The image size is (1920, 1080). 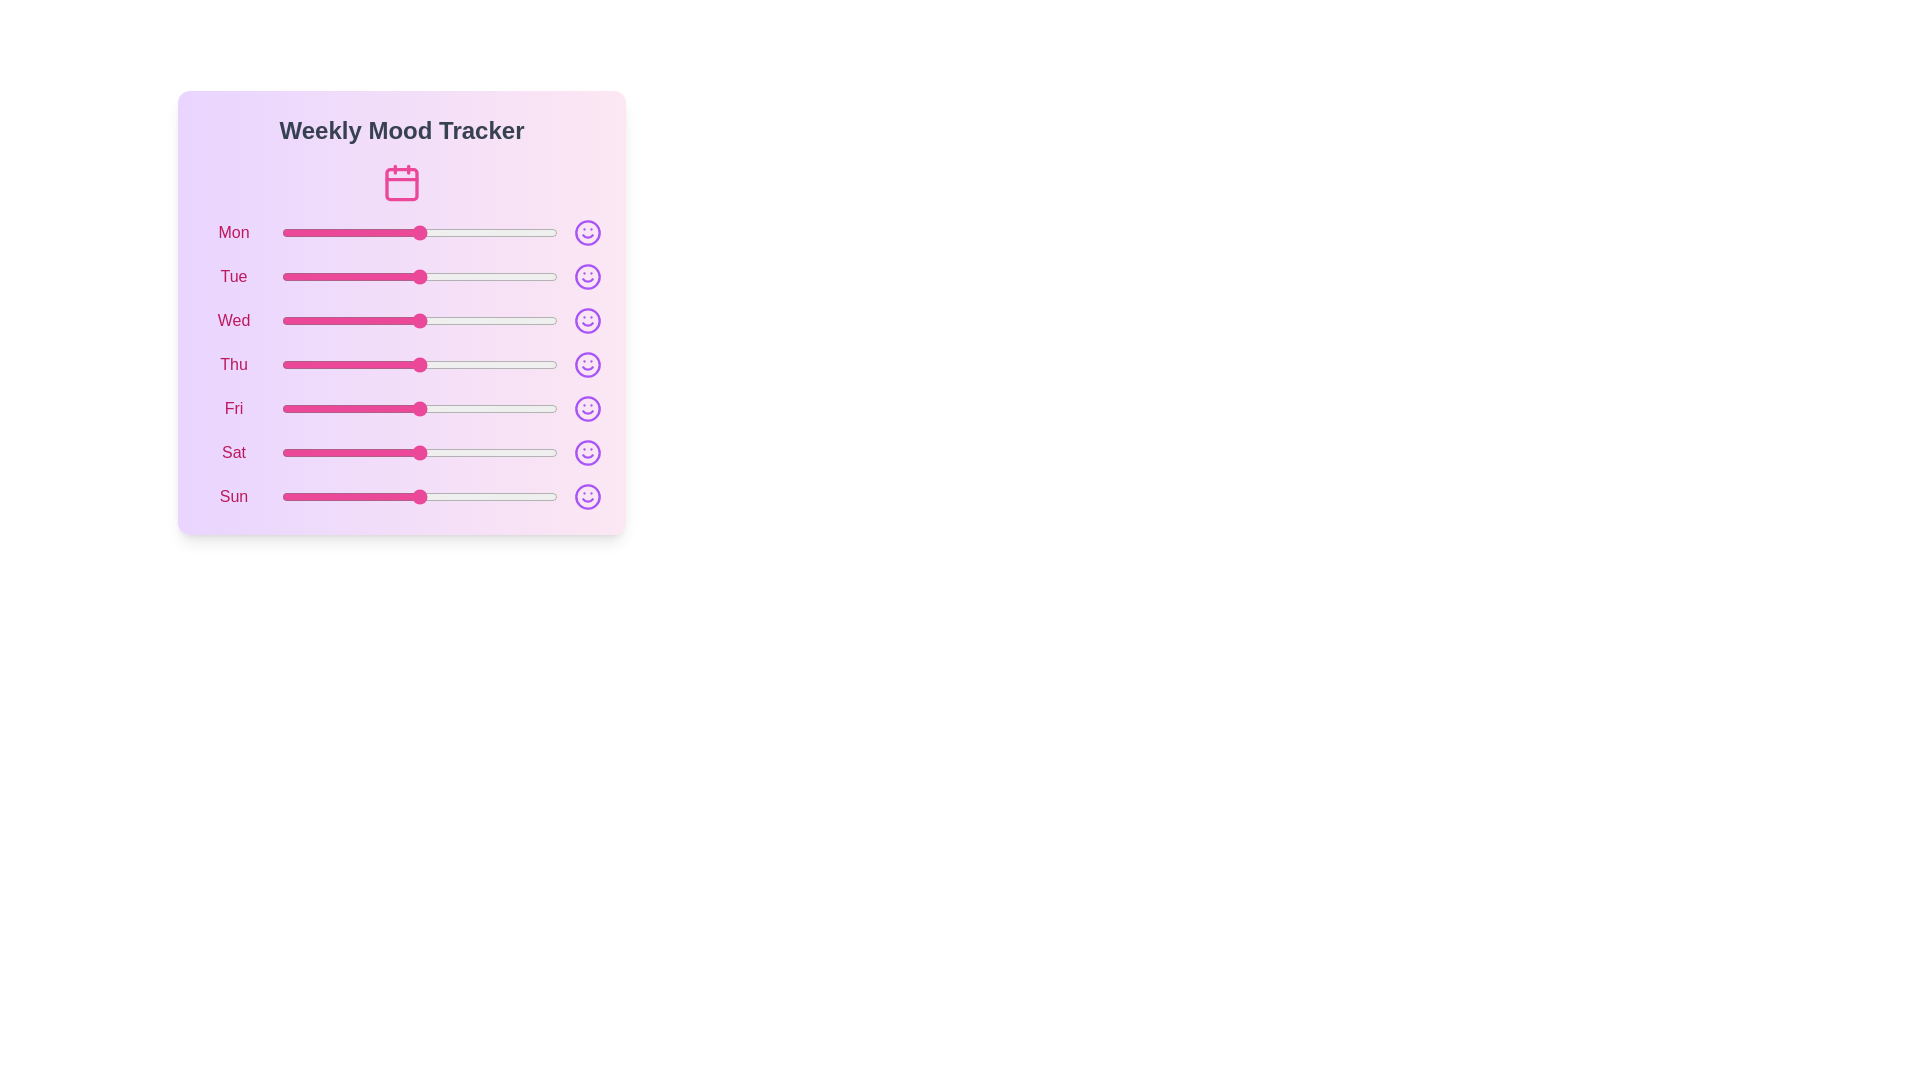 What do you see at coordinates (587, 365) in the screenshot?
I see `the smiley icon corresponding to the day Thu` at bounding box center [587, 365].